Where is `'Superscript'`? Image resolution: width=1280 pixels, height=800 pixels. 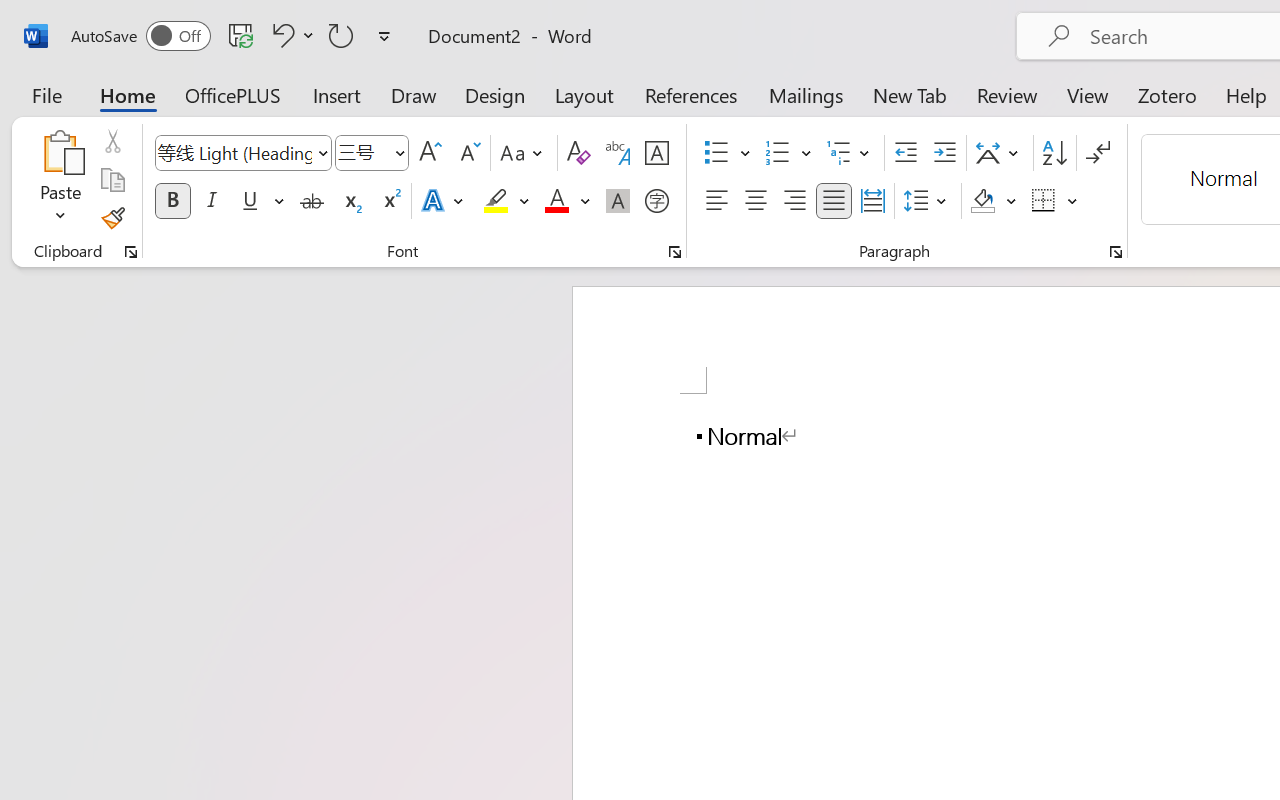
'Superscript' is located at coordinates (390, 201).